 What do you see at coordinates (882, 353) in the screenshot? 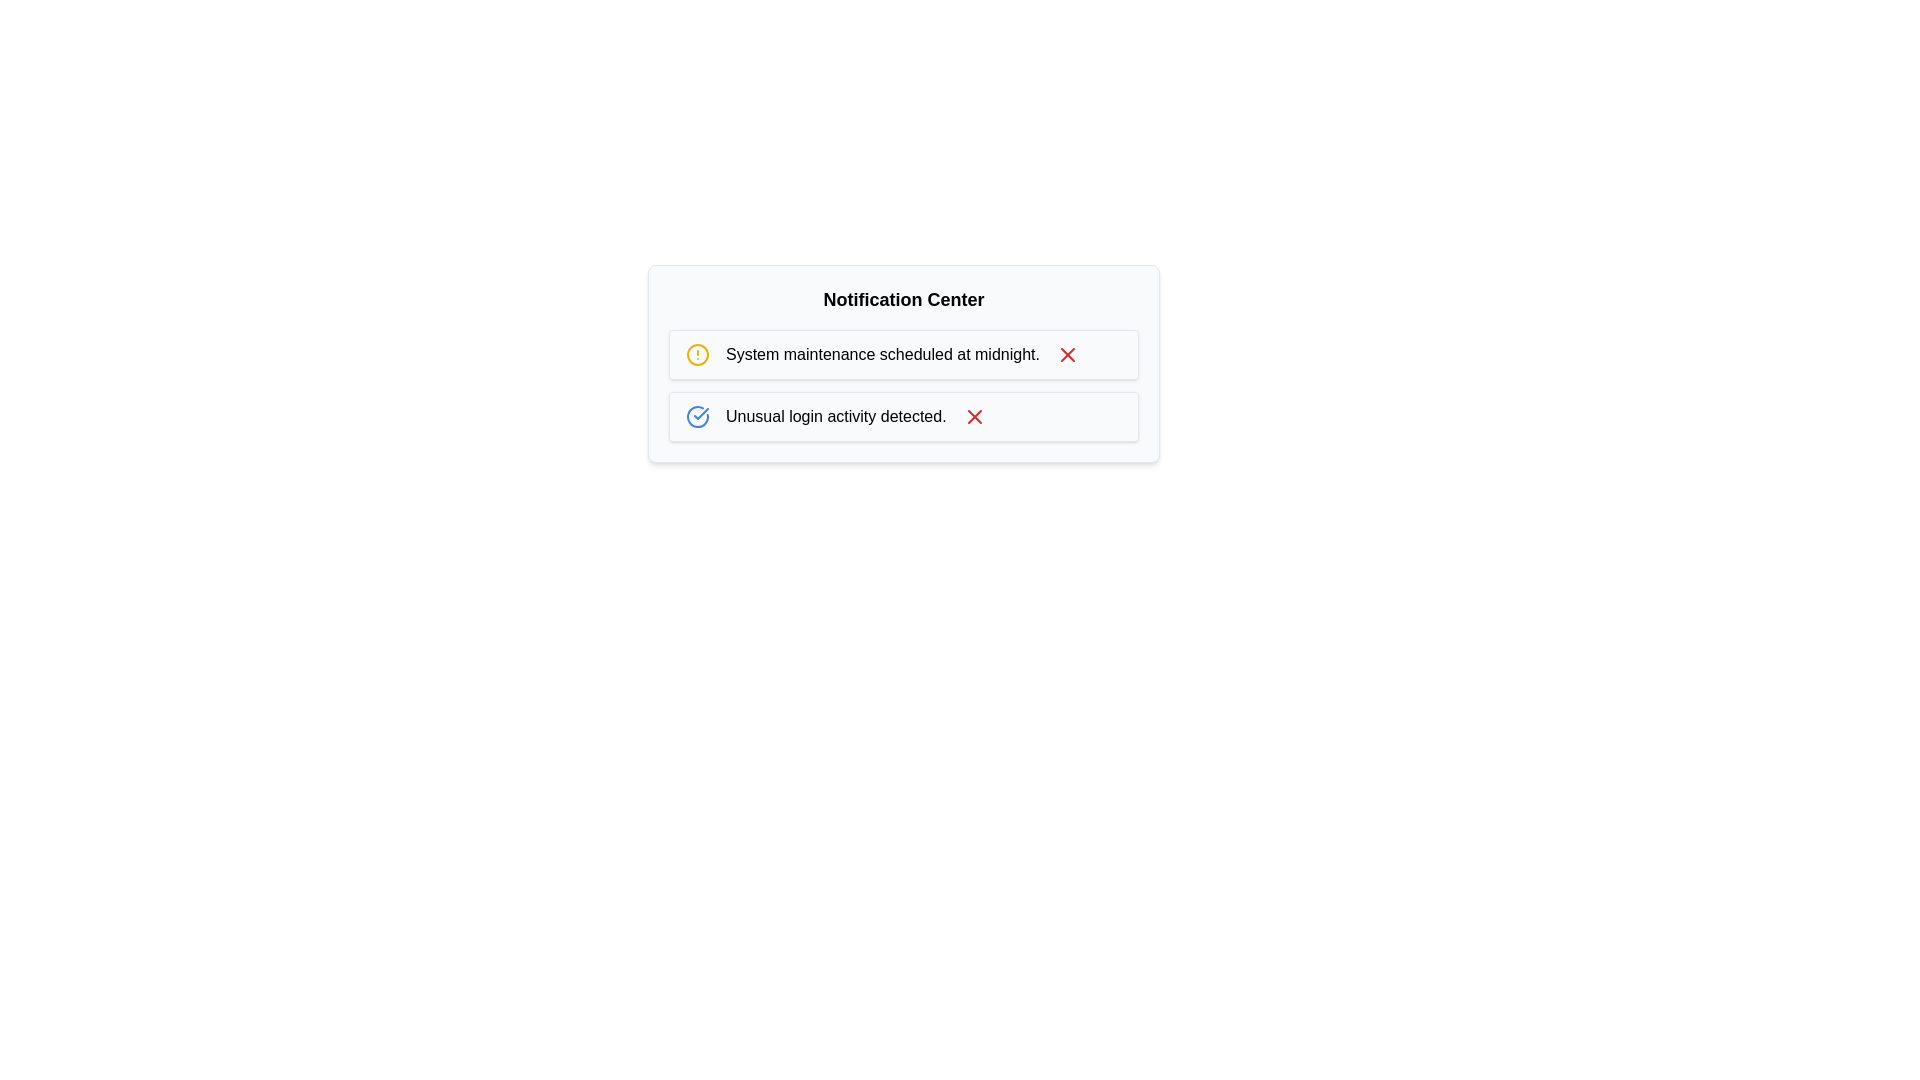
I see `text notification that states 'System maintenance scheduled at midnight.' which is located in the Notification Center, centered between an icon and a dismiss button` at bounding box center [882, 353].